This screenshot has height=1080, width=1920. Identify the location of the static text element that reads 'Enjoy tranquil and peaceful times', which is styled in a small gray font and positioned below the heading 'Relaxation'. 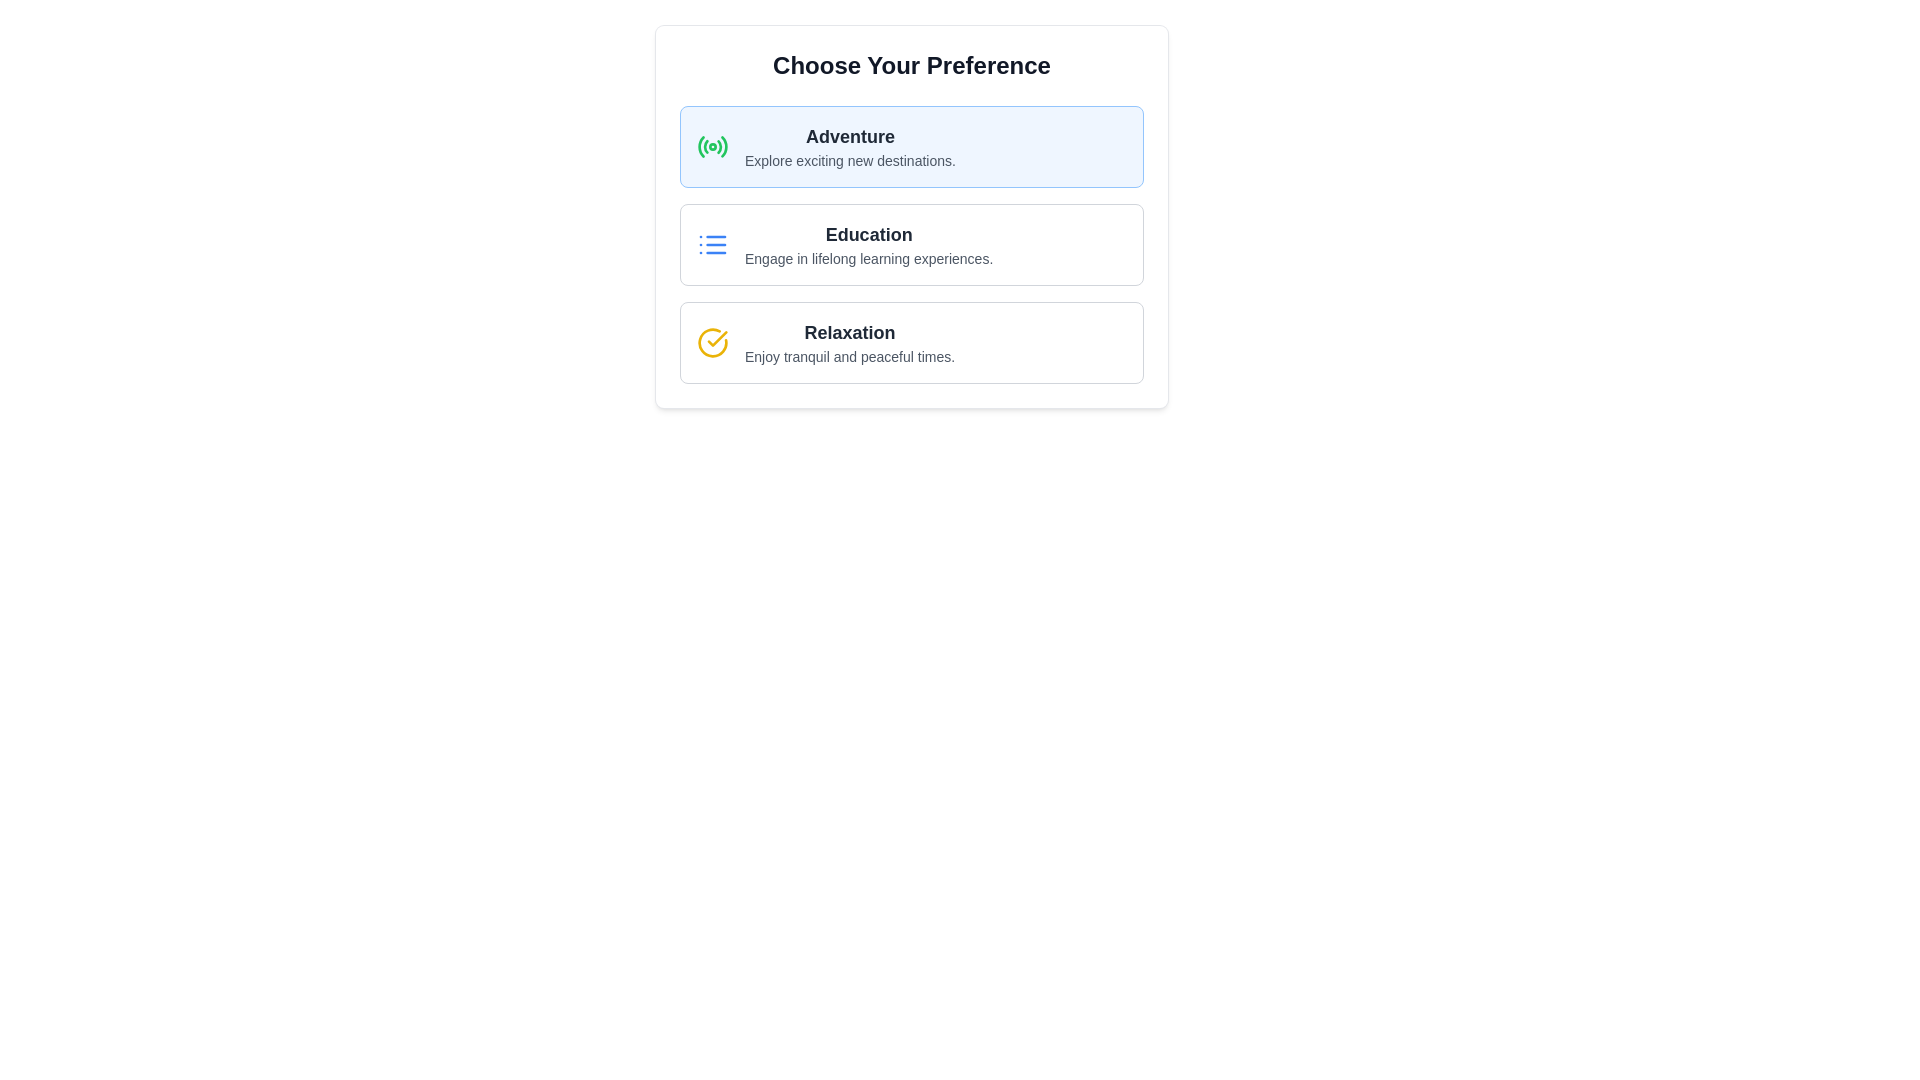
(849, 356).